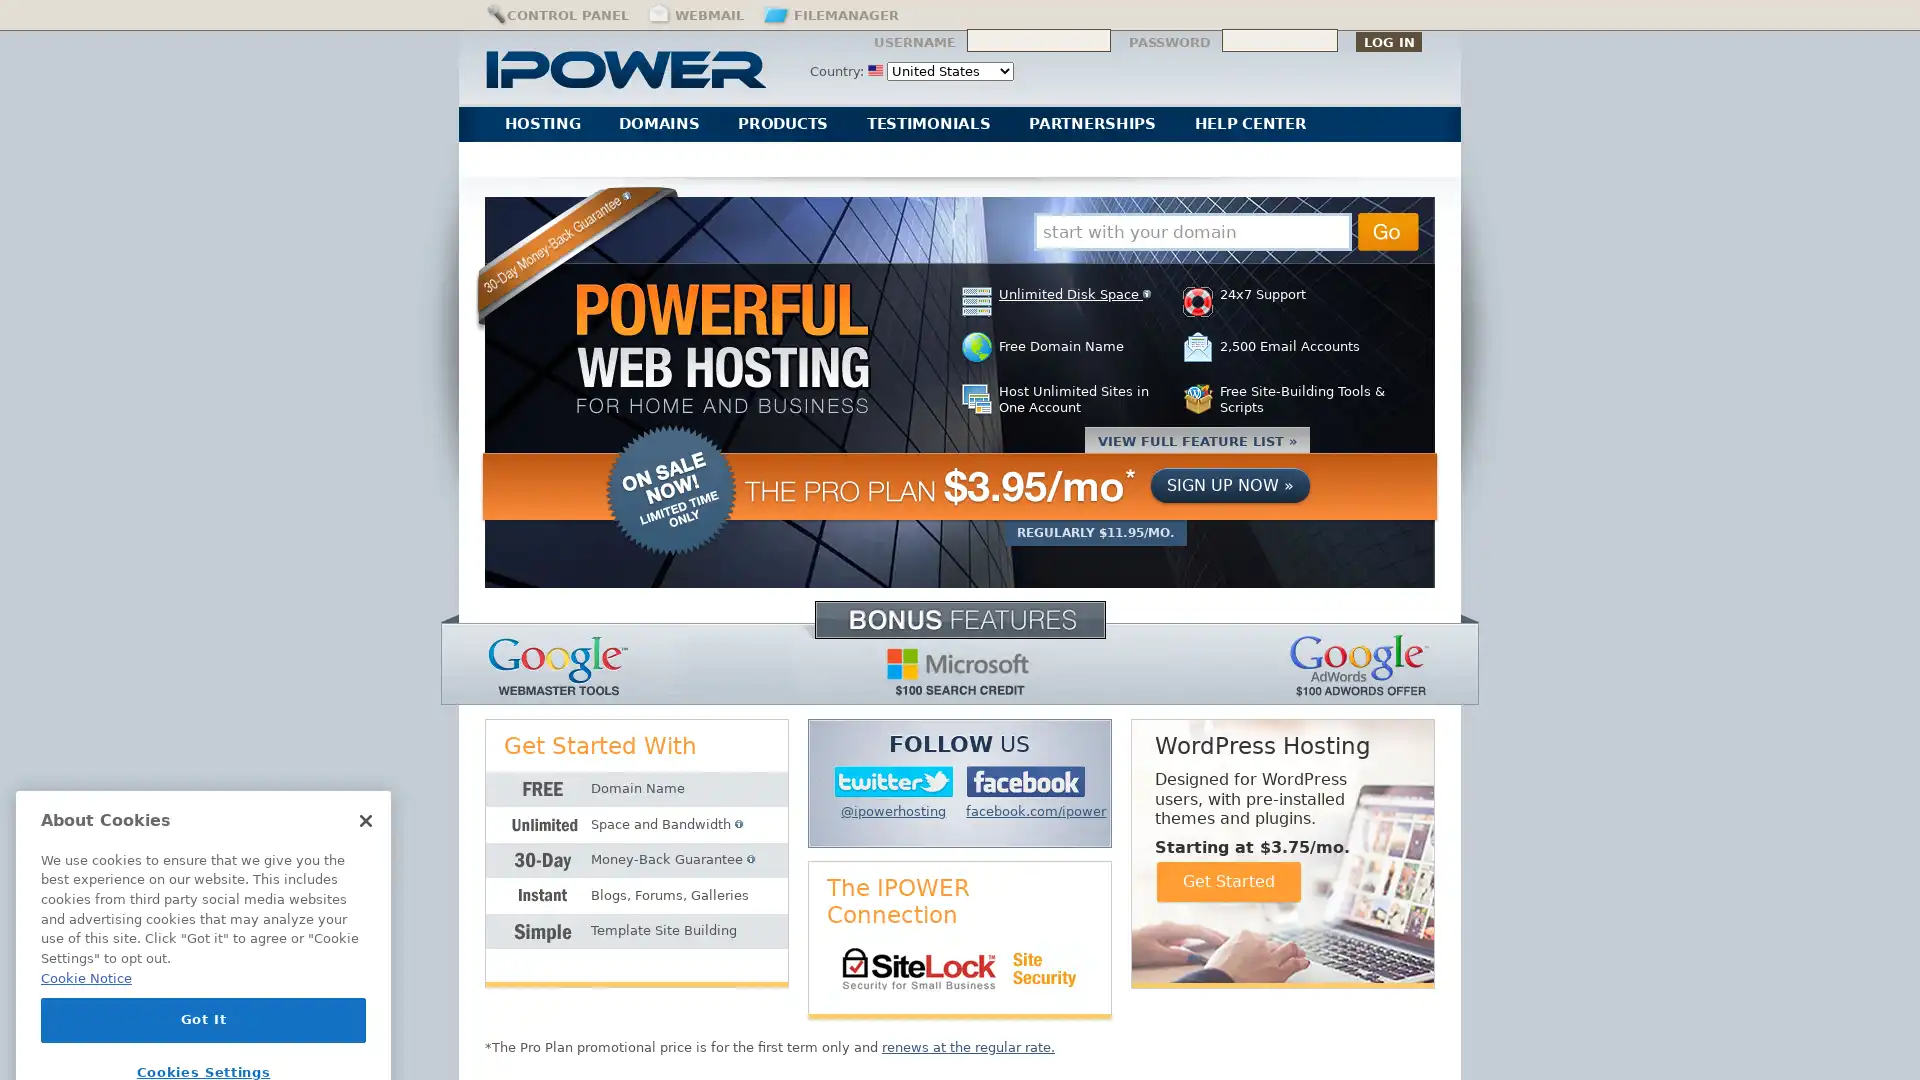 The image size is (1920, 1080). What do you see at coordinates (203, 1002) in the screenshot?
I see `Cookies Settings` at bounding box center [203, 1002].